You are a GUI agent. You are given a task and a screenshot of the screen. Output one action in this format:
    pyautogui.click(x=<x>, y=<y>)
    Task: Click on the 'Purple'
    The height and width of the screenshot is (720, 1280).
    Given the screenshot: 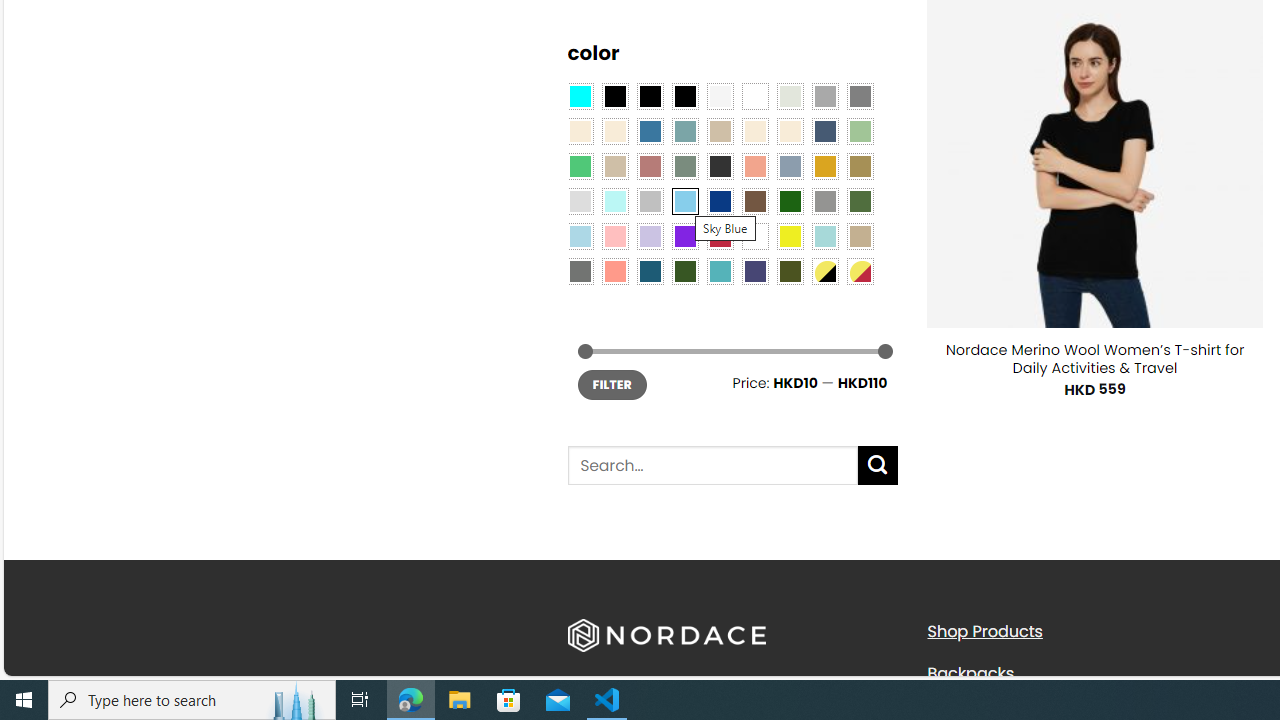 What is the action you would take?
    pyautogui.click(x=684, y=235)
    